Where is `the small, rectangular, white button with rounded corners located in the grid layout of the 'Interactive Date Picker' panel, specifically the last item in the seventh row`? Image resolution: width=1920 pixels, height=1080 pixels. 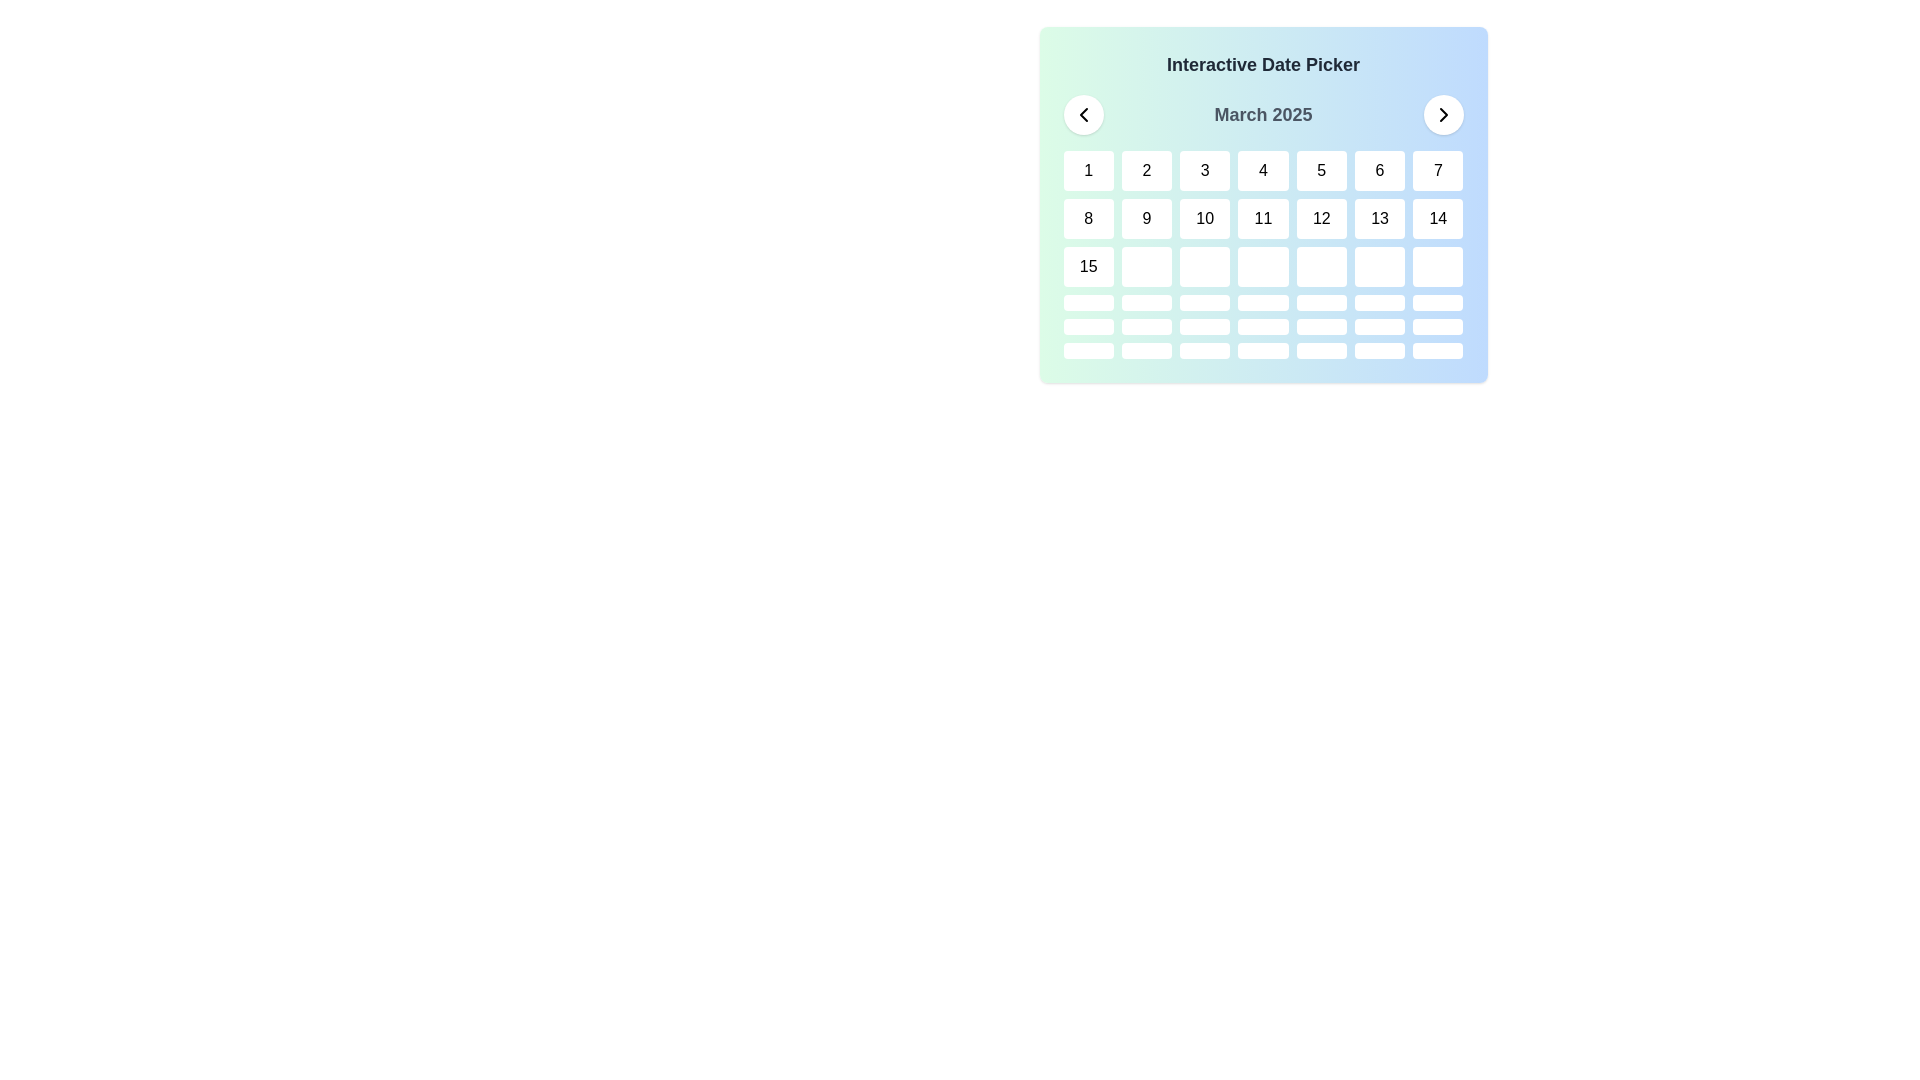 the small, rectangular, white button with rounded corners located in the grid layout of the 'Interactive Date Picker' panel, specifically the last item in the seventh row is located at coordinates (1437, 350).